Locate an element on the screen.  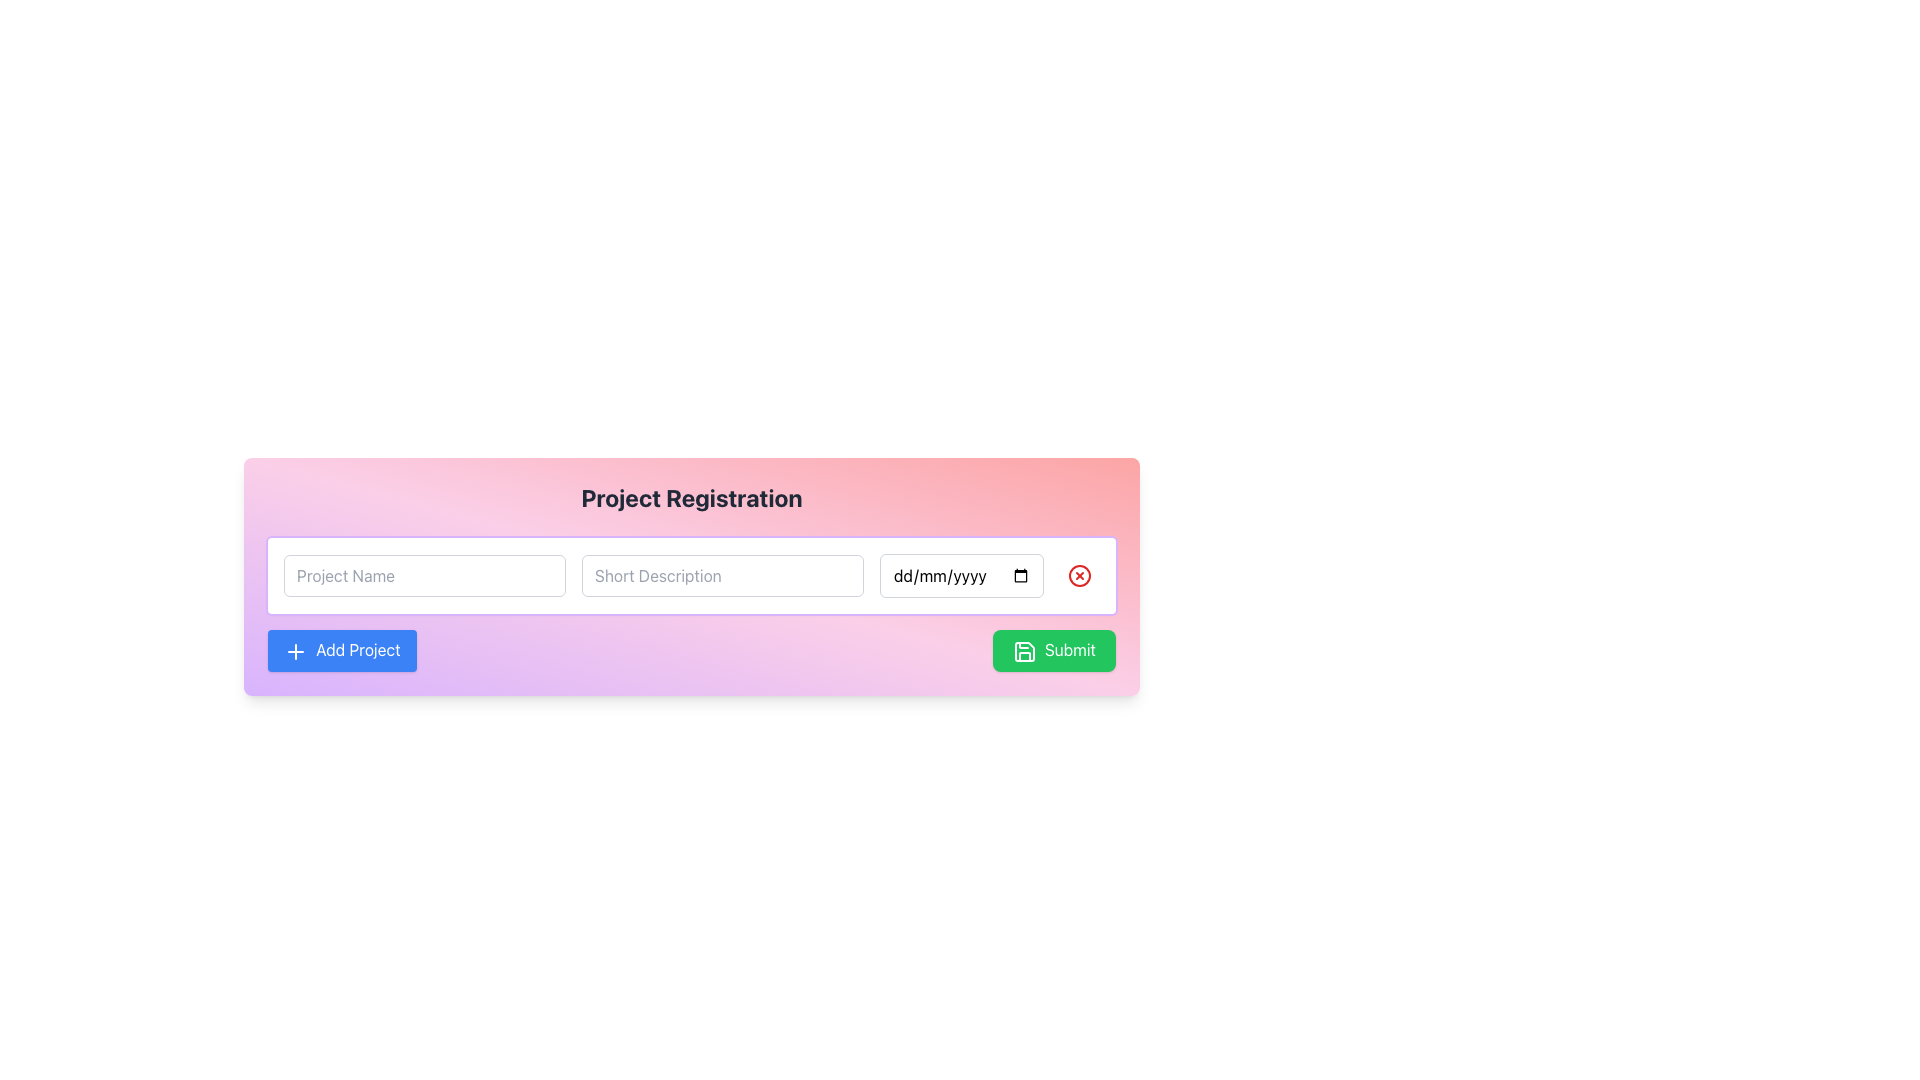
the compact SVG plus sign icon located inside the blue rounded button labeled 'Add Project' is located at coordinates (295, 651).